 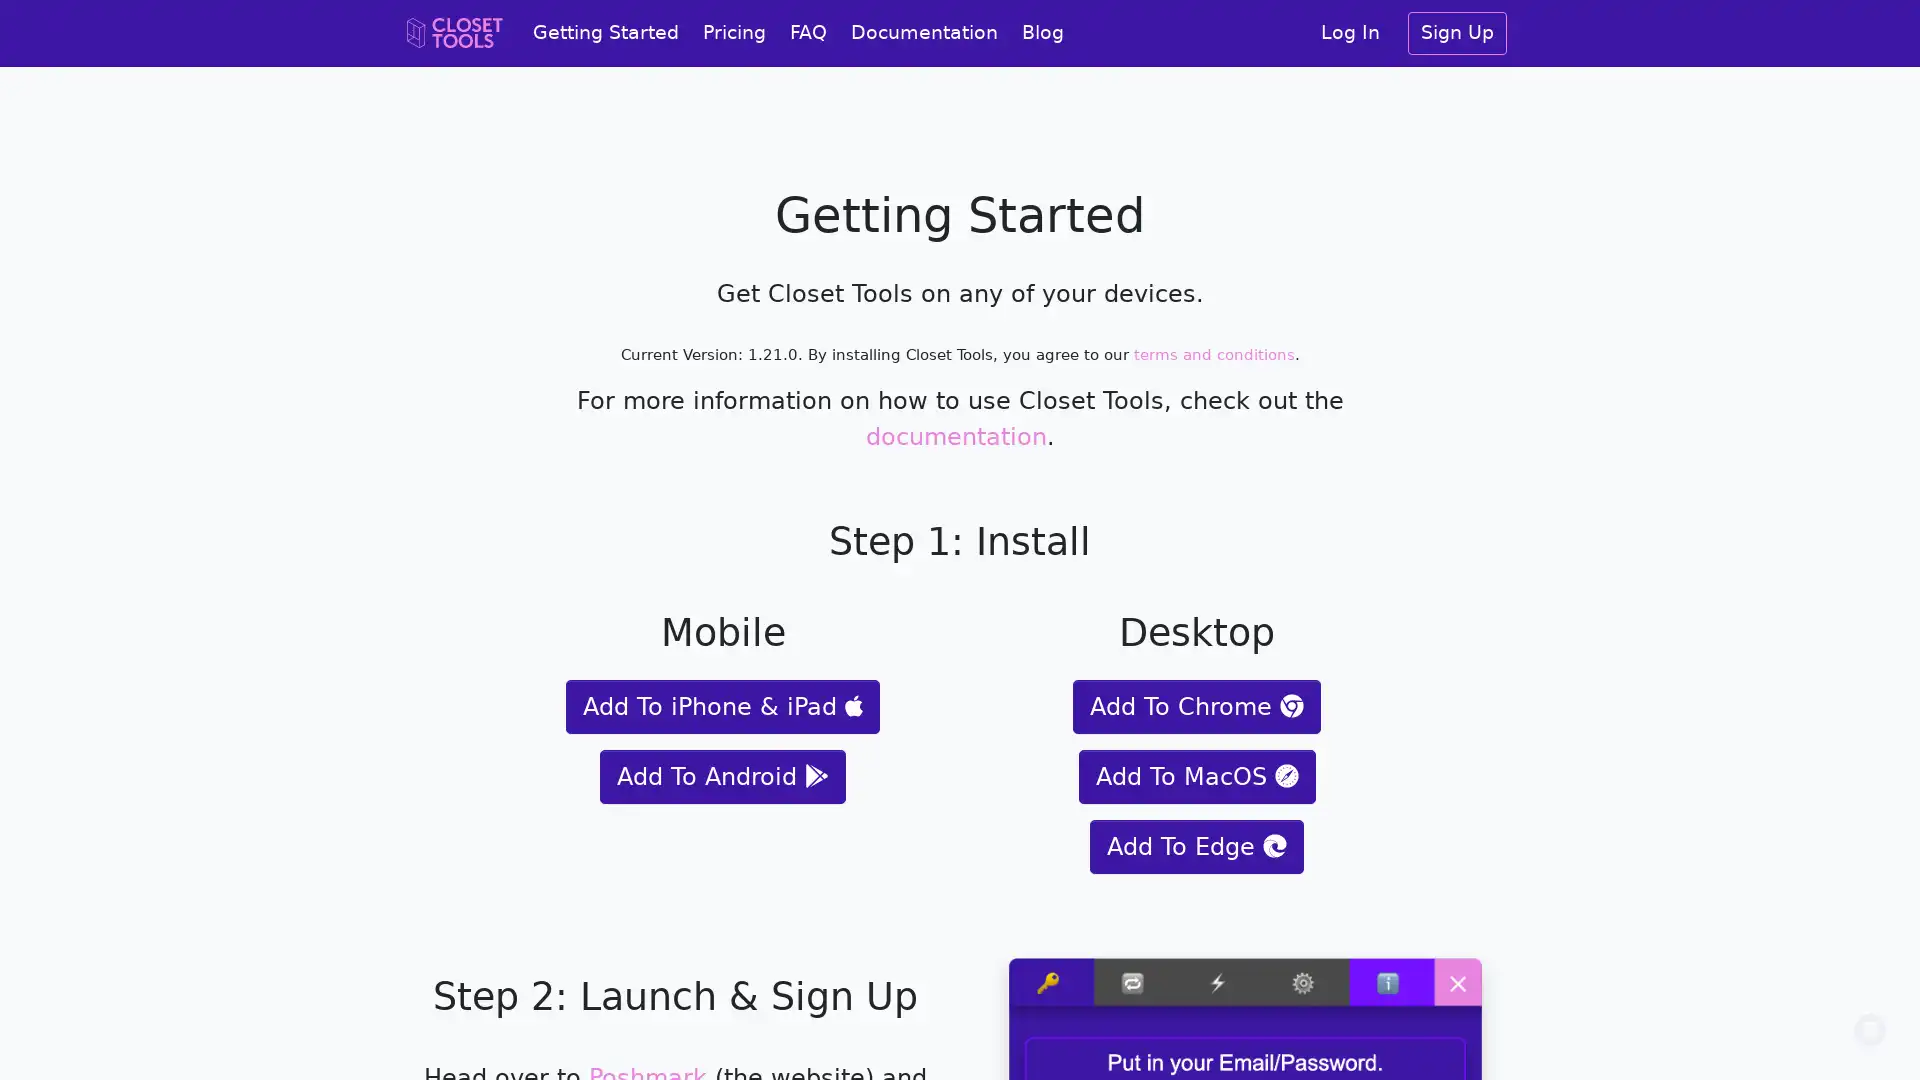 I want to click on Add To Android, so click(x=722, y=774).